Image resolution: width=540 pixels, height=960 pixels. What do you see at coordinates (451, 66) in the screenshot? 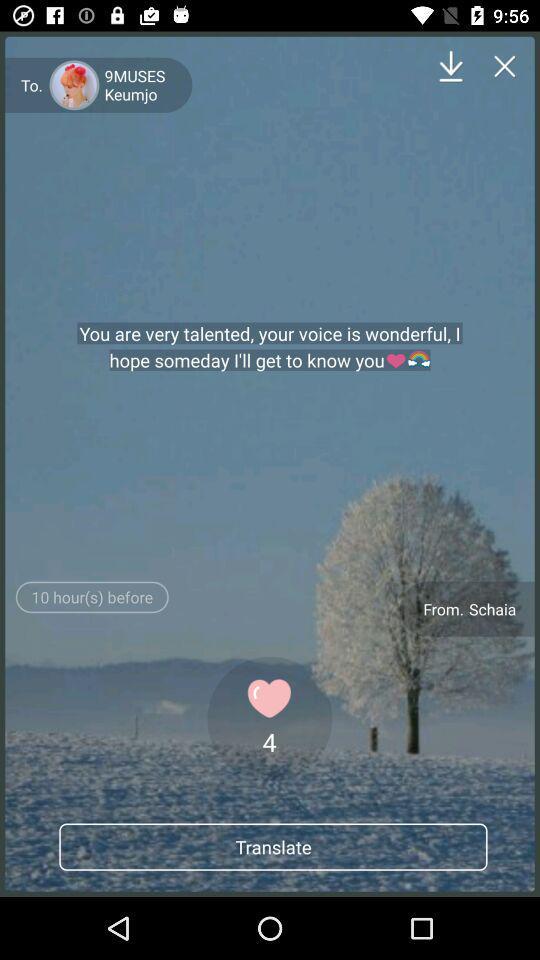
I see `download` at bounding box center [451, 66].